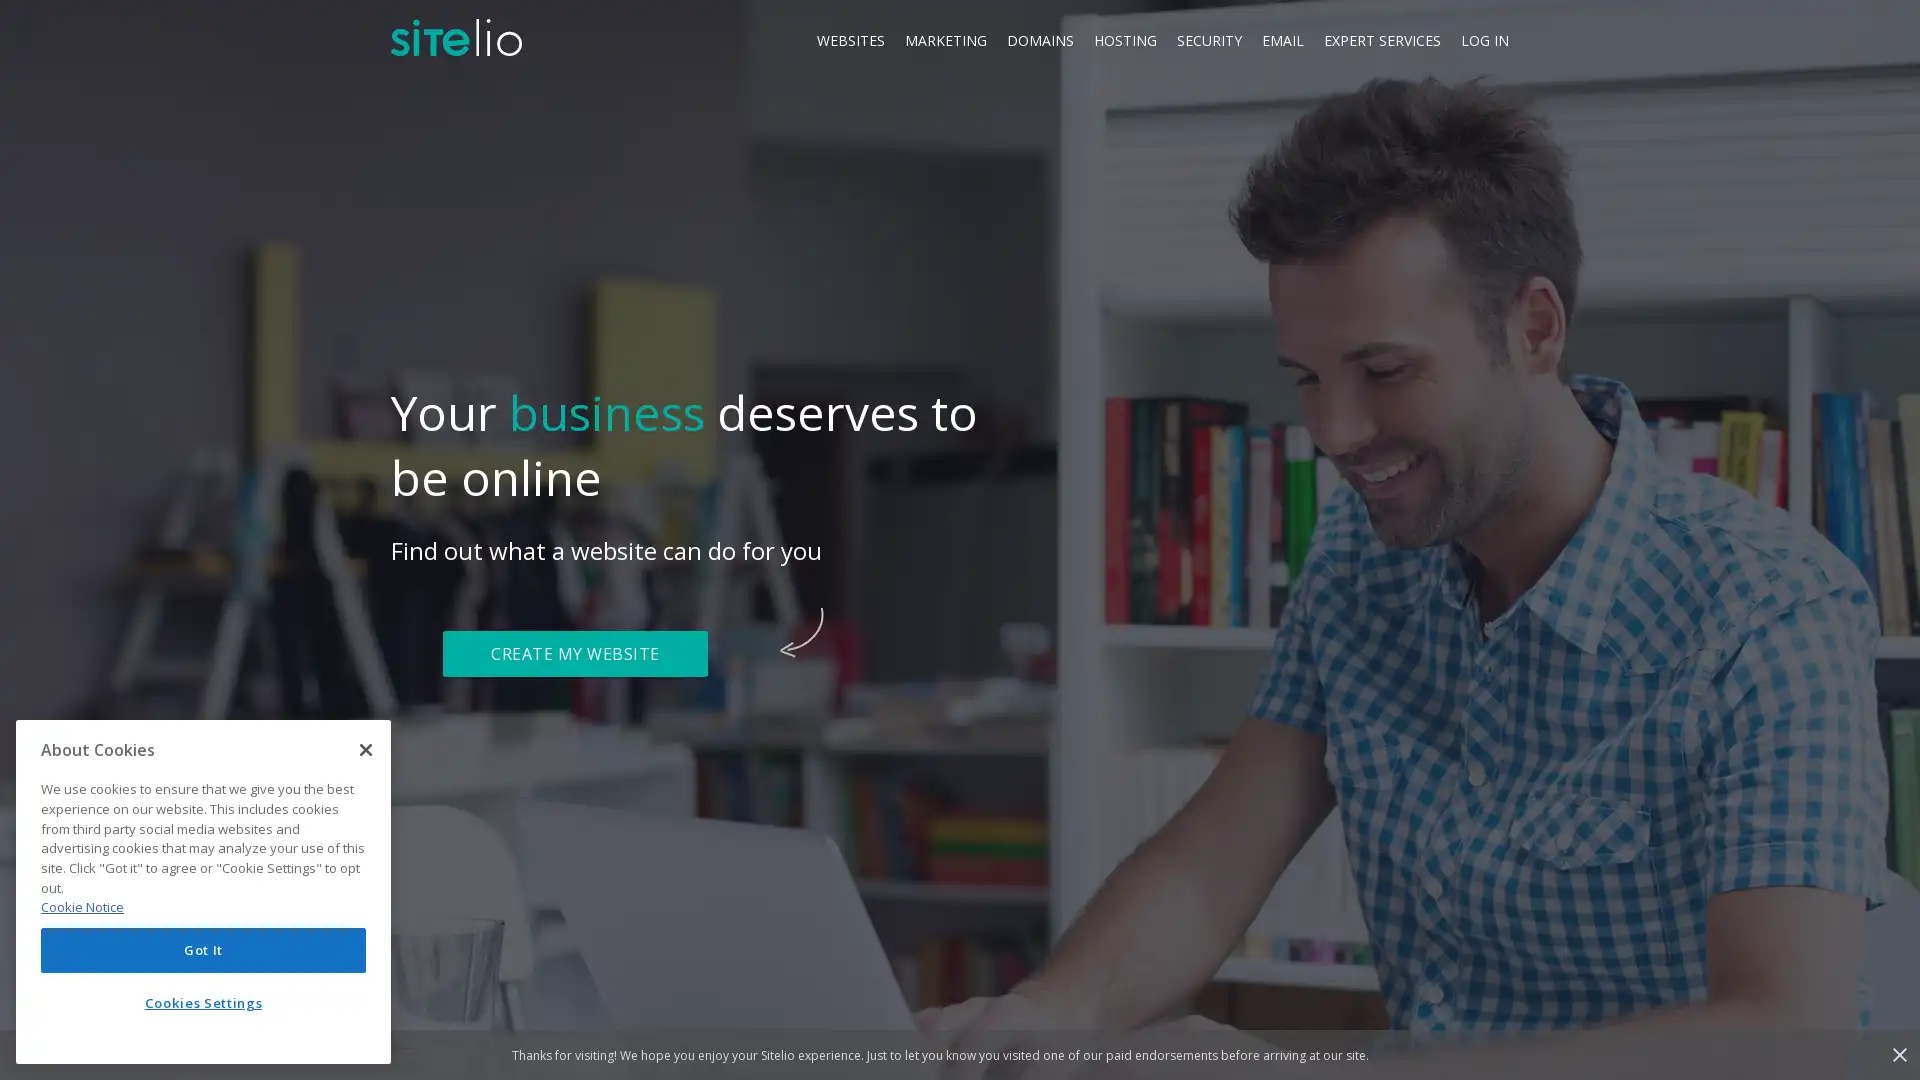  Describe the element at coordinates (203, 948) in the screenshot. I see `Got It` at that location.